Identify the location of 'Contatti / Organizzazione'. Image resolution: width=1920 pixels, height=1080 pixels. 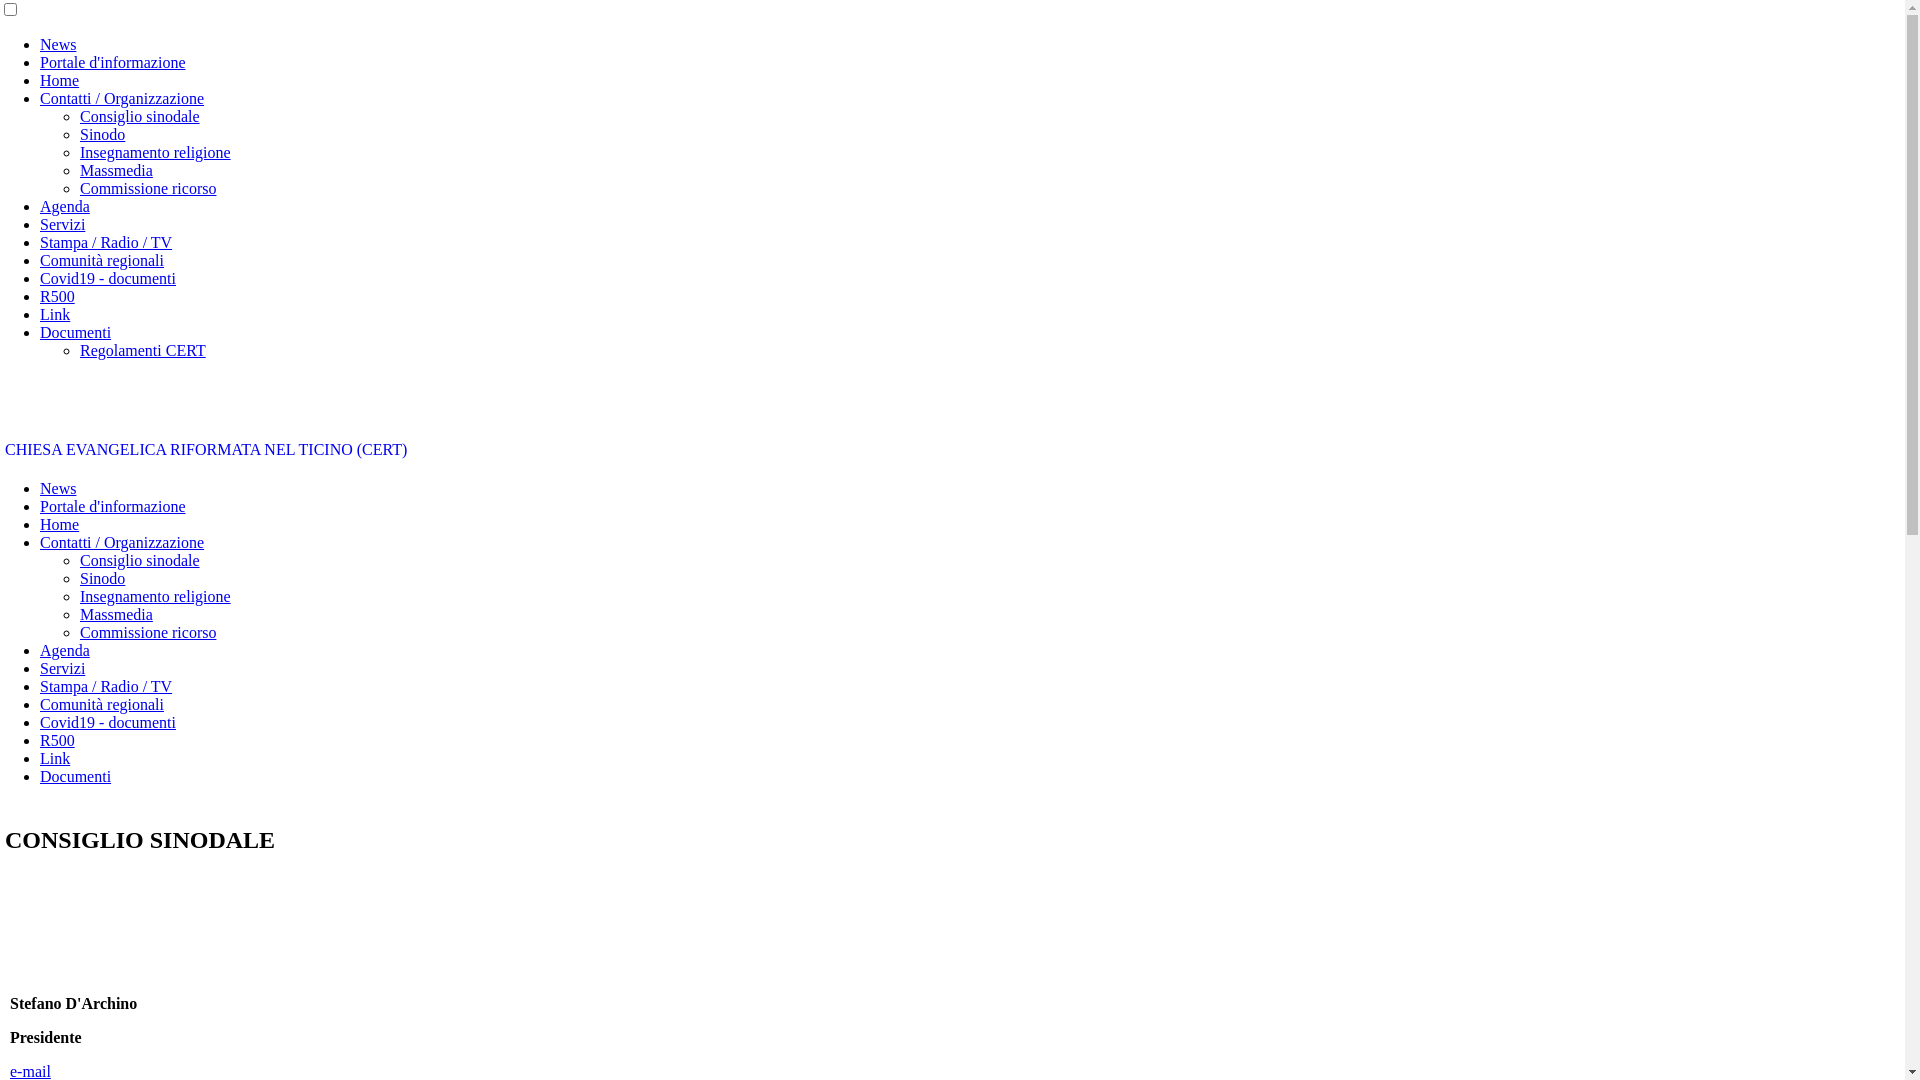
(120, 542).